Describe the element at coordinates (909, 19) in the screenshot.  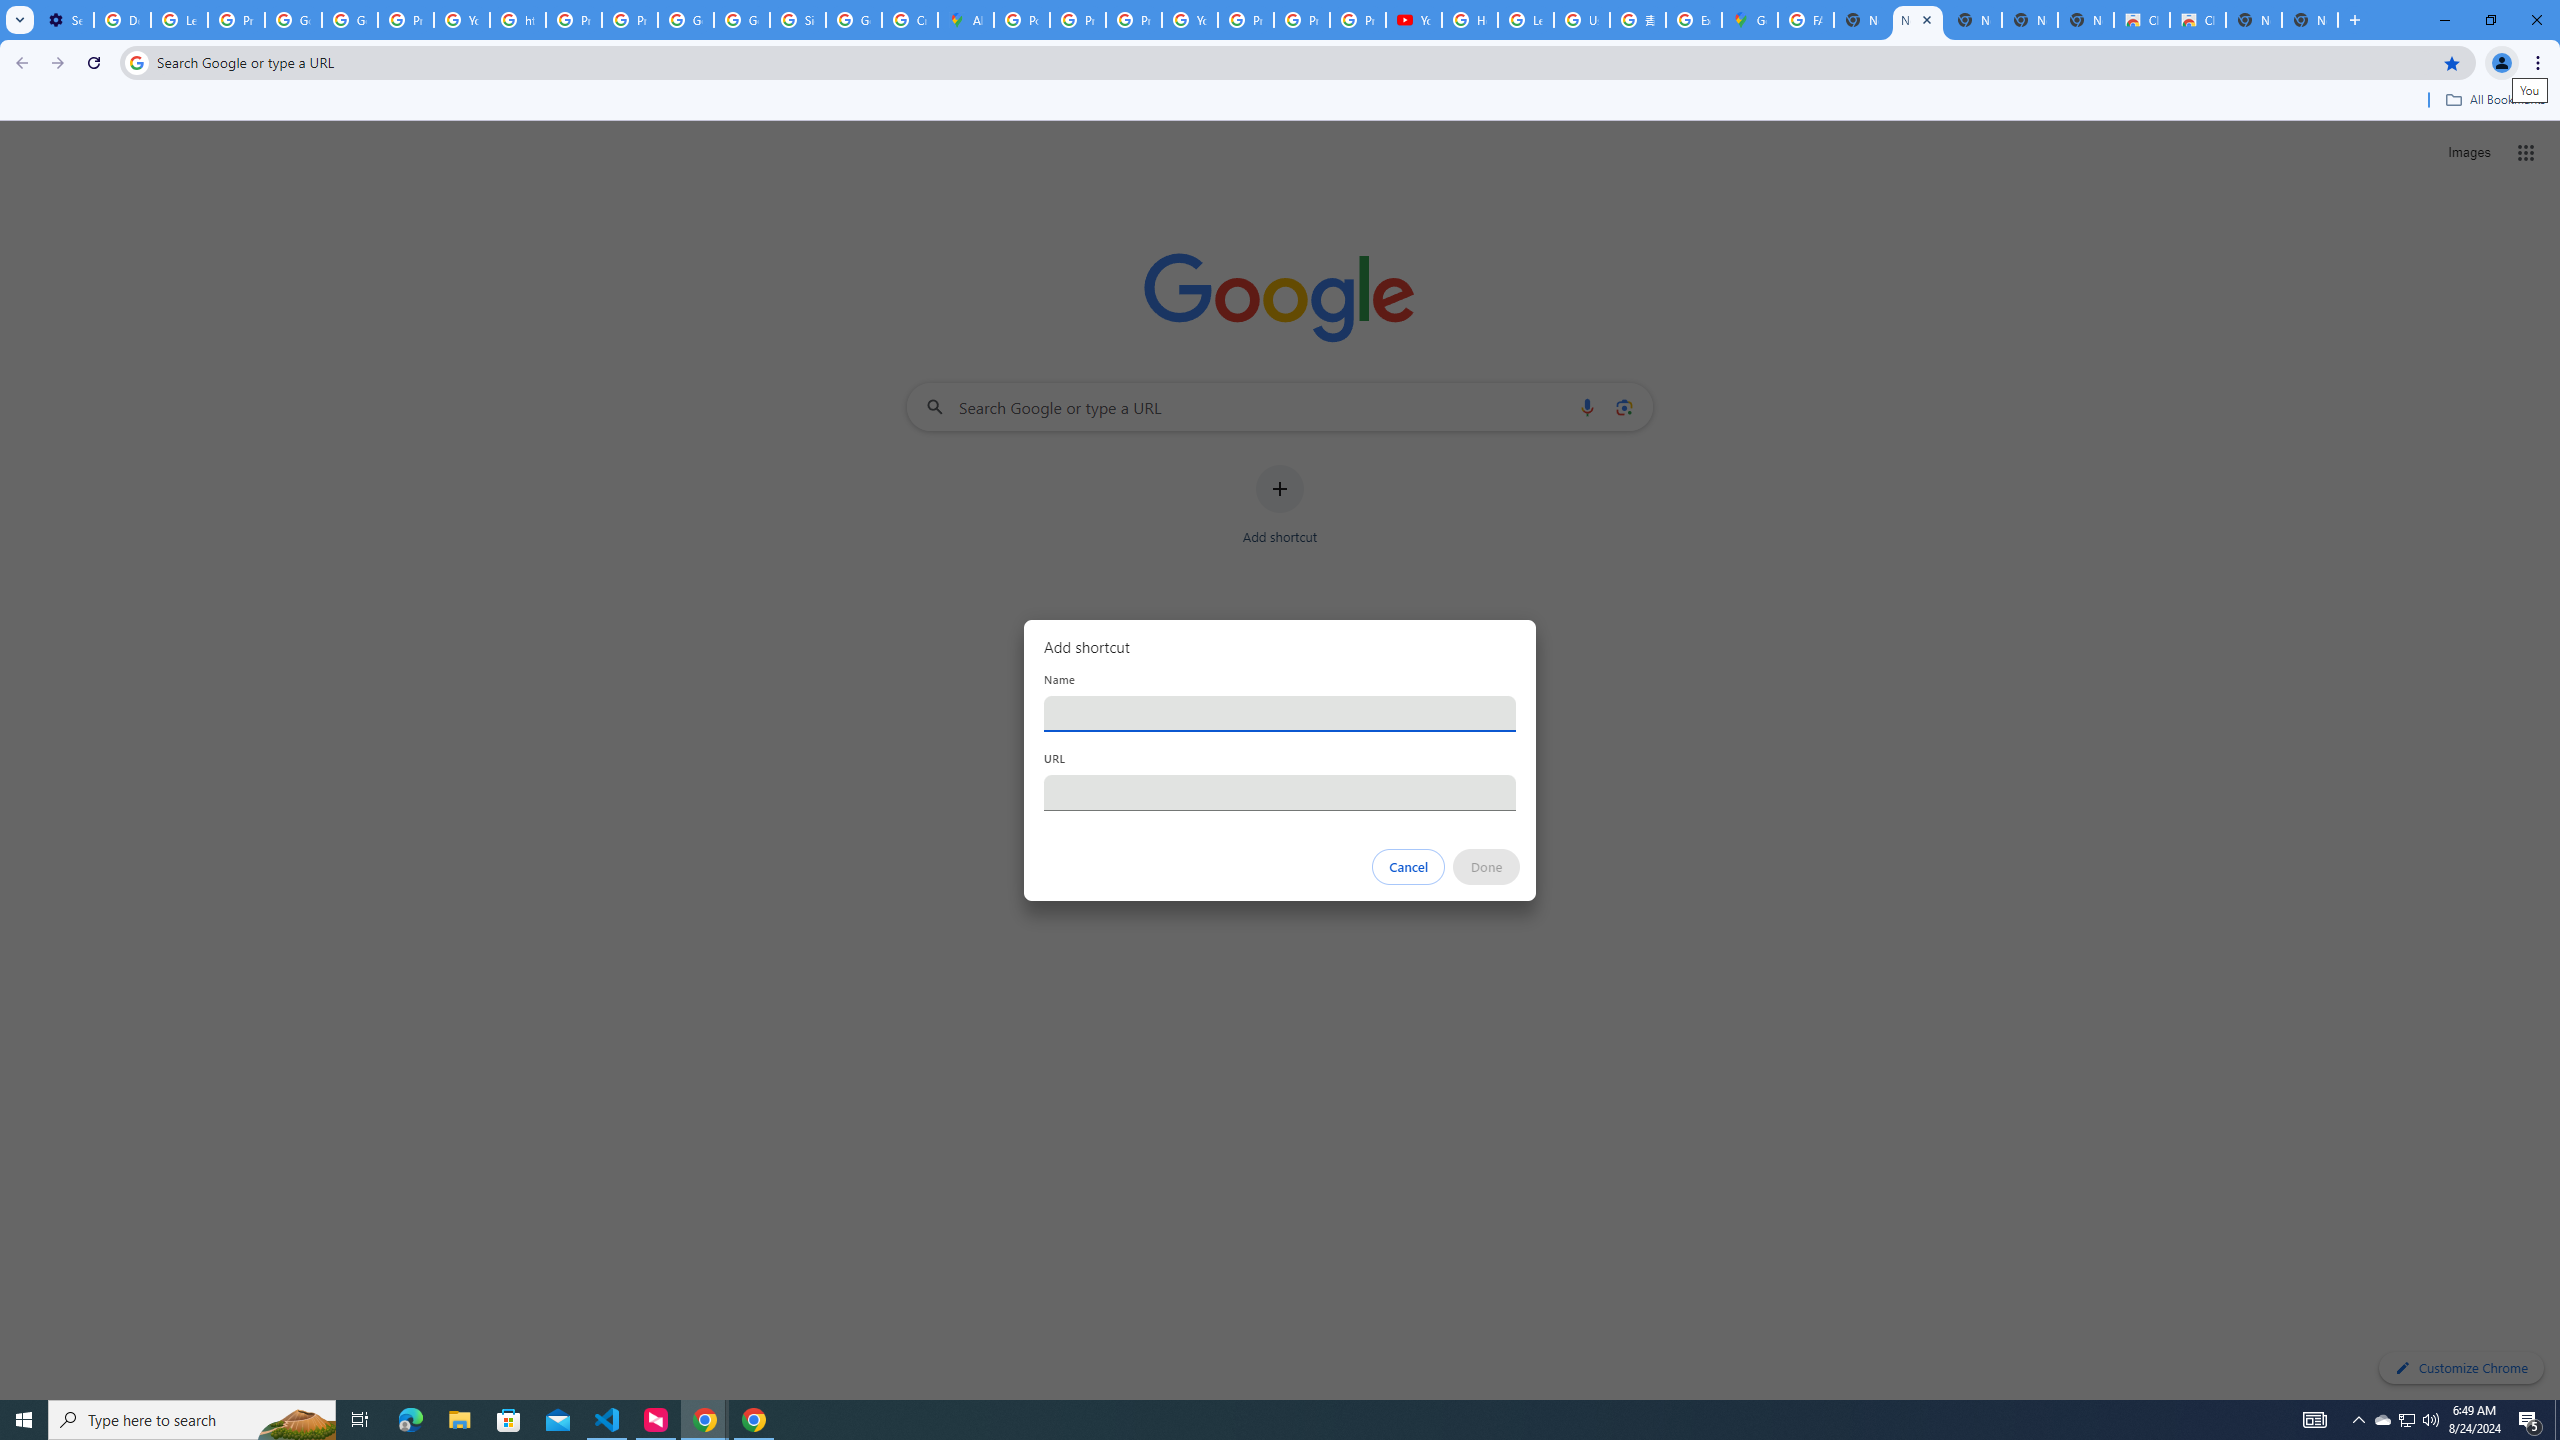
I see `'Create your Google Account'` at that location.